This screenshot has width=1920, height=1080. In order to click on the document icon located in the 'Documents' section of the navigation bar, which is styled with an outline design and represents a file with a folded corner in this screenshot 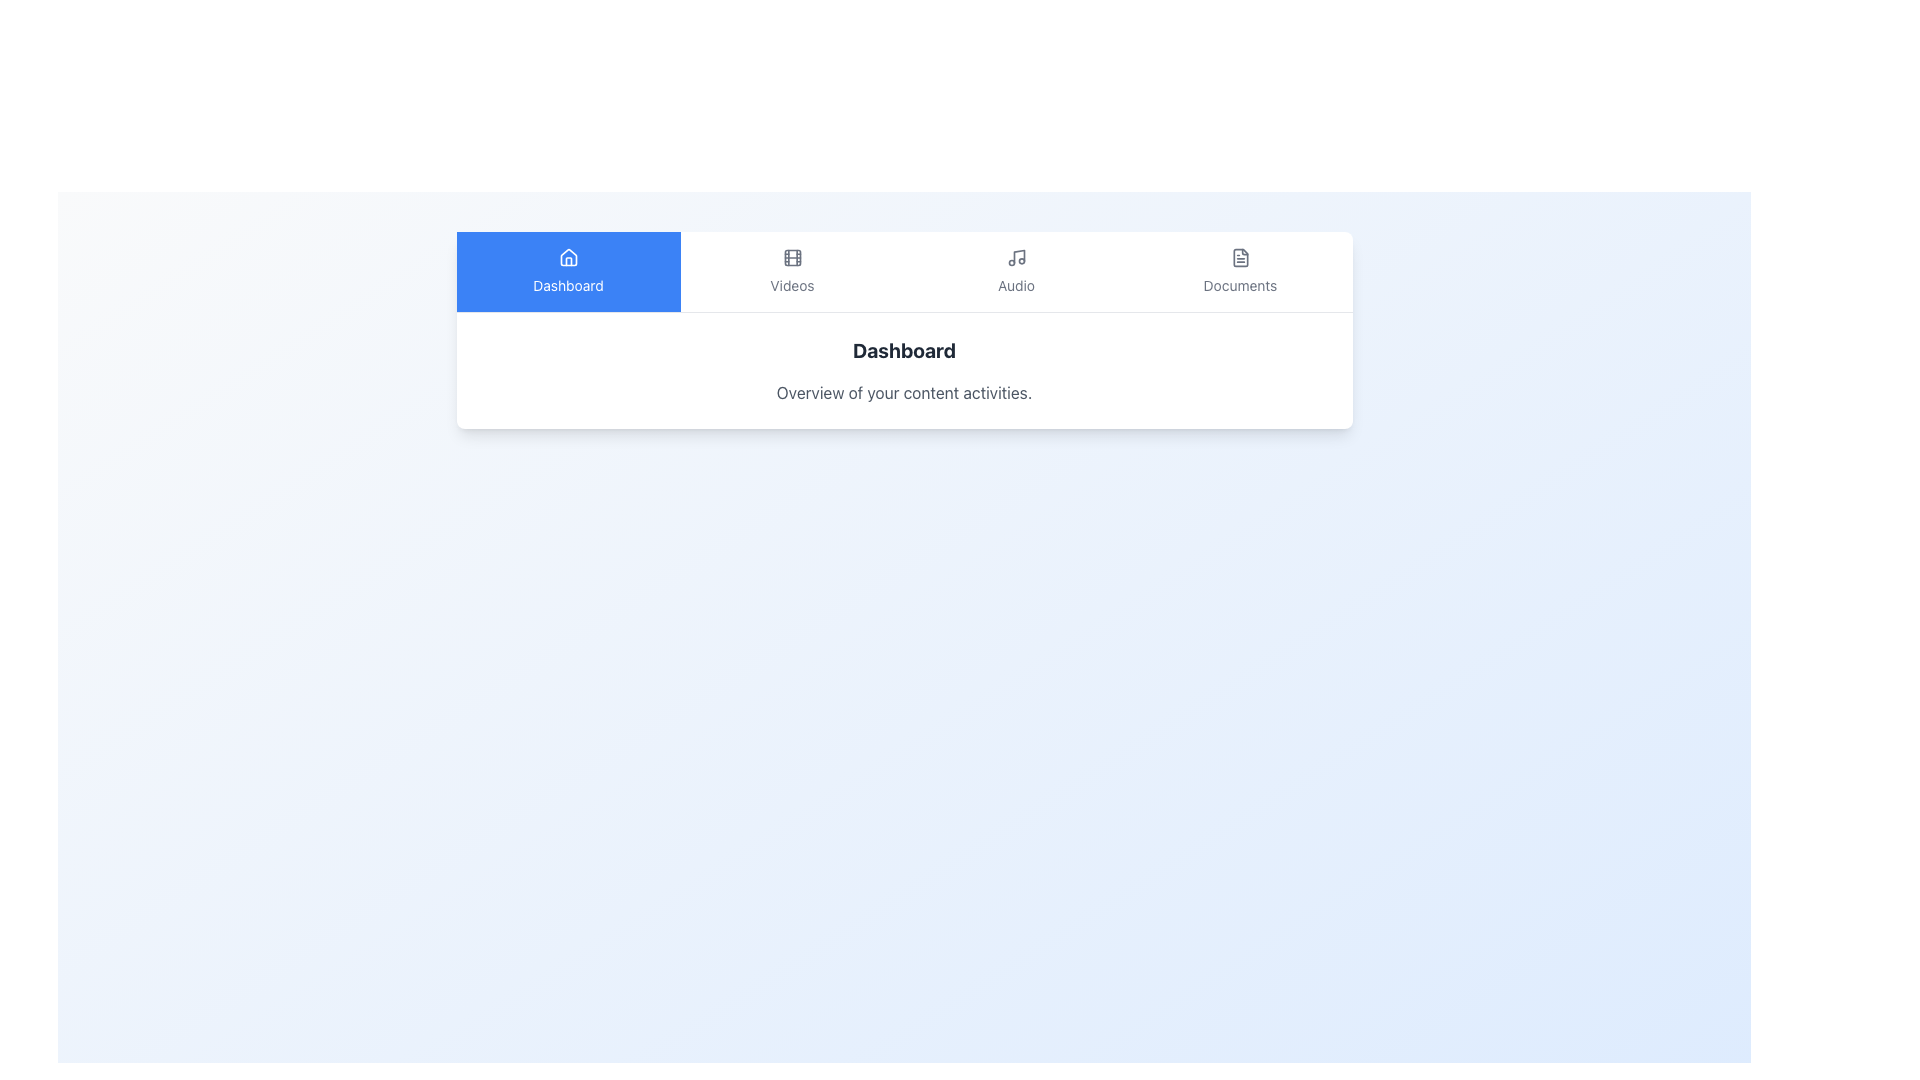, I will do `click(1239, 257)`.